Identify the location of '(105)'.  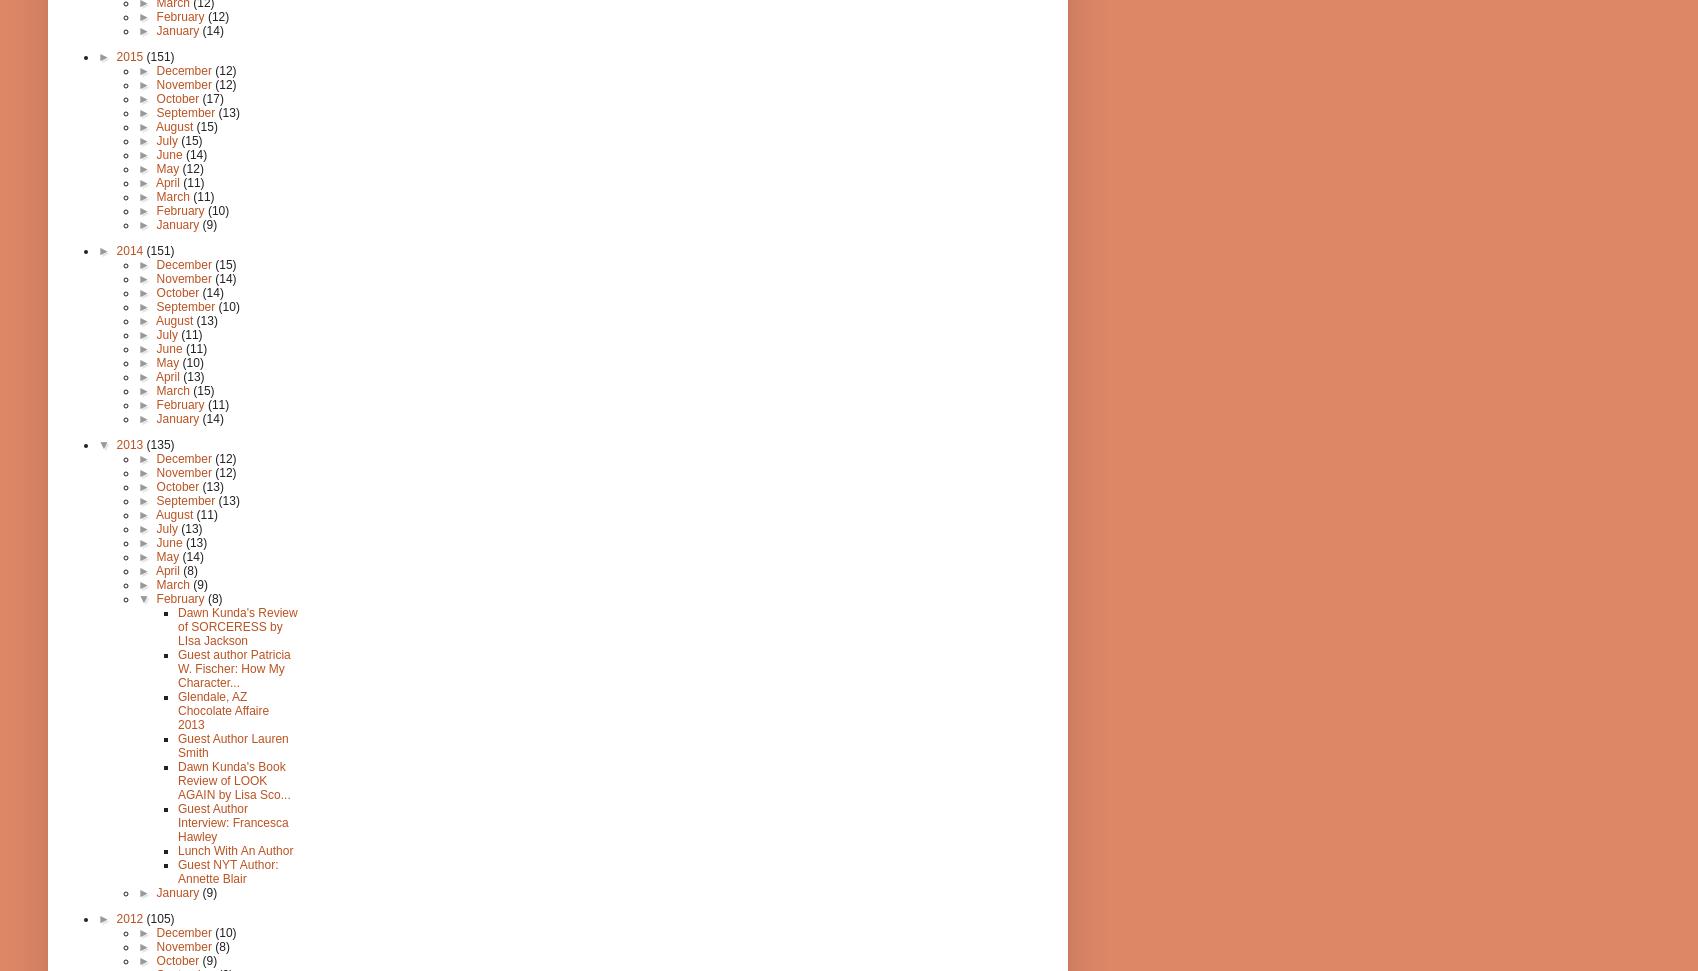
(145, 917).